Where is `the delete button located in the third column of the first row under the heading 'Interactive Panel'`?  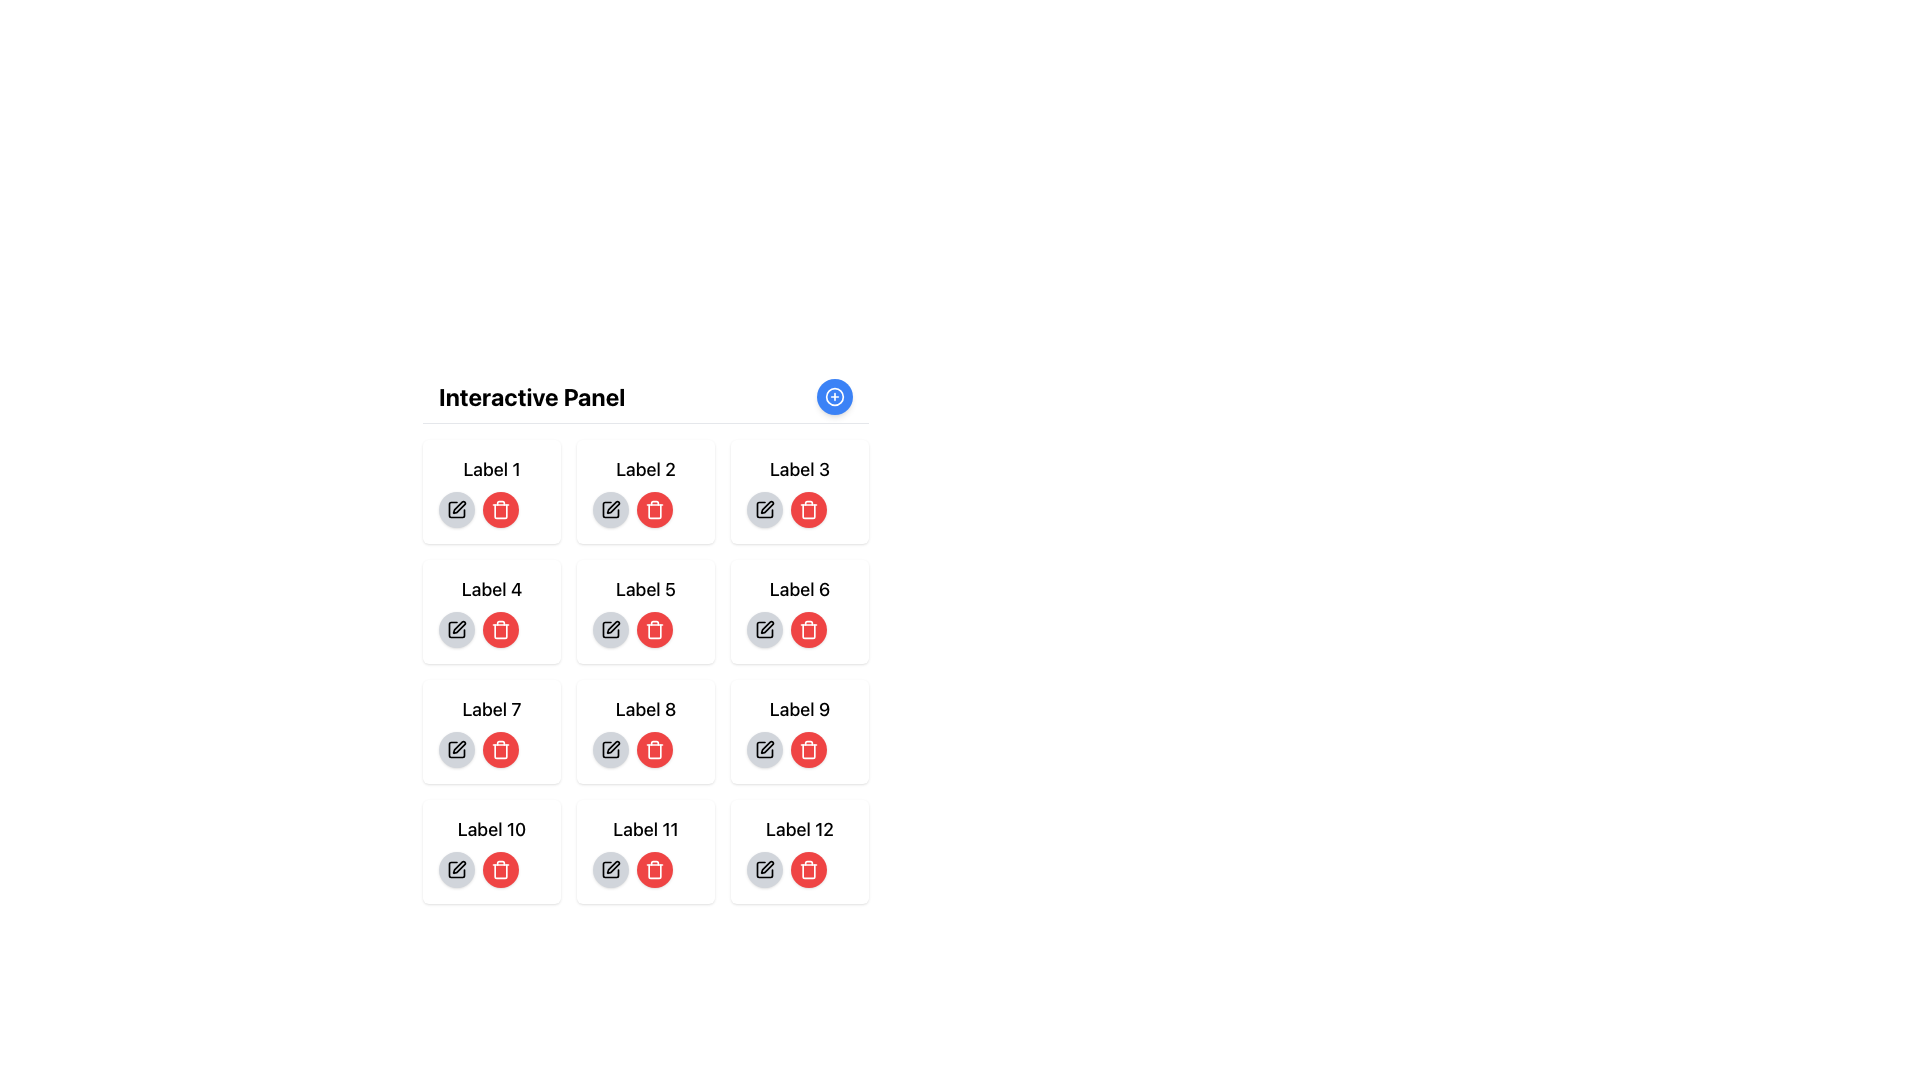 the delete button located in the third column of the first row under the heading 'Interactive Panel' is located at coordinates (800, 492).